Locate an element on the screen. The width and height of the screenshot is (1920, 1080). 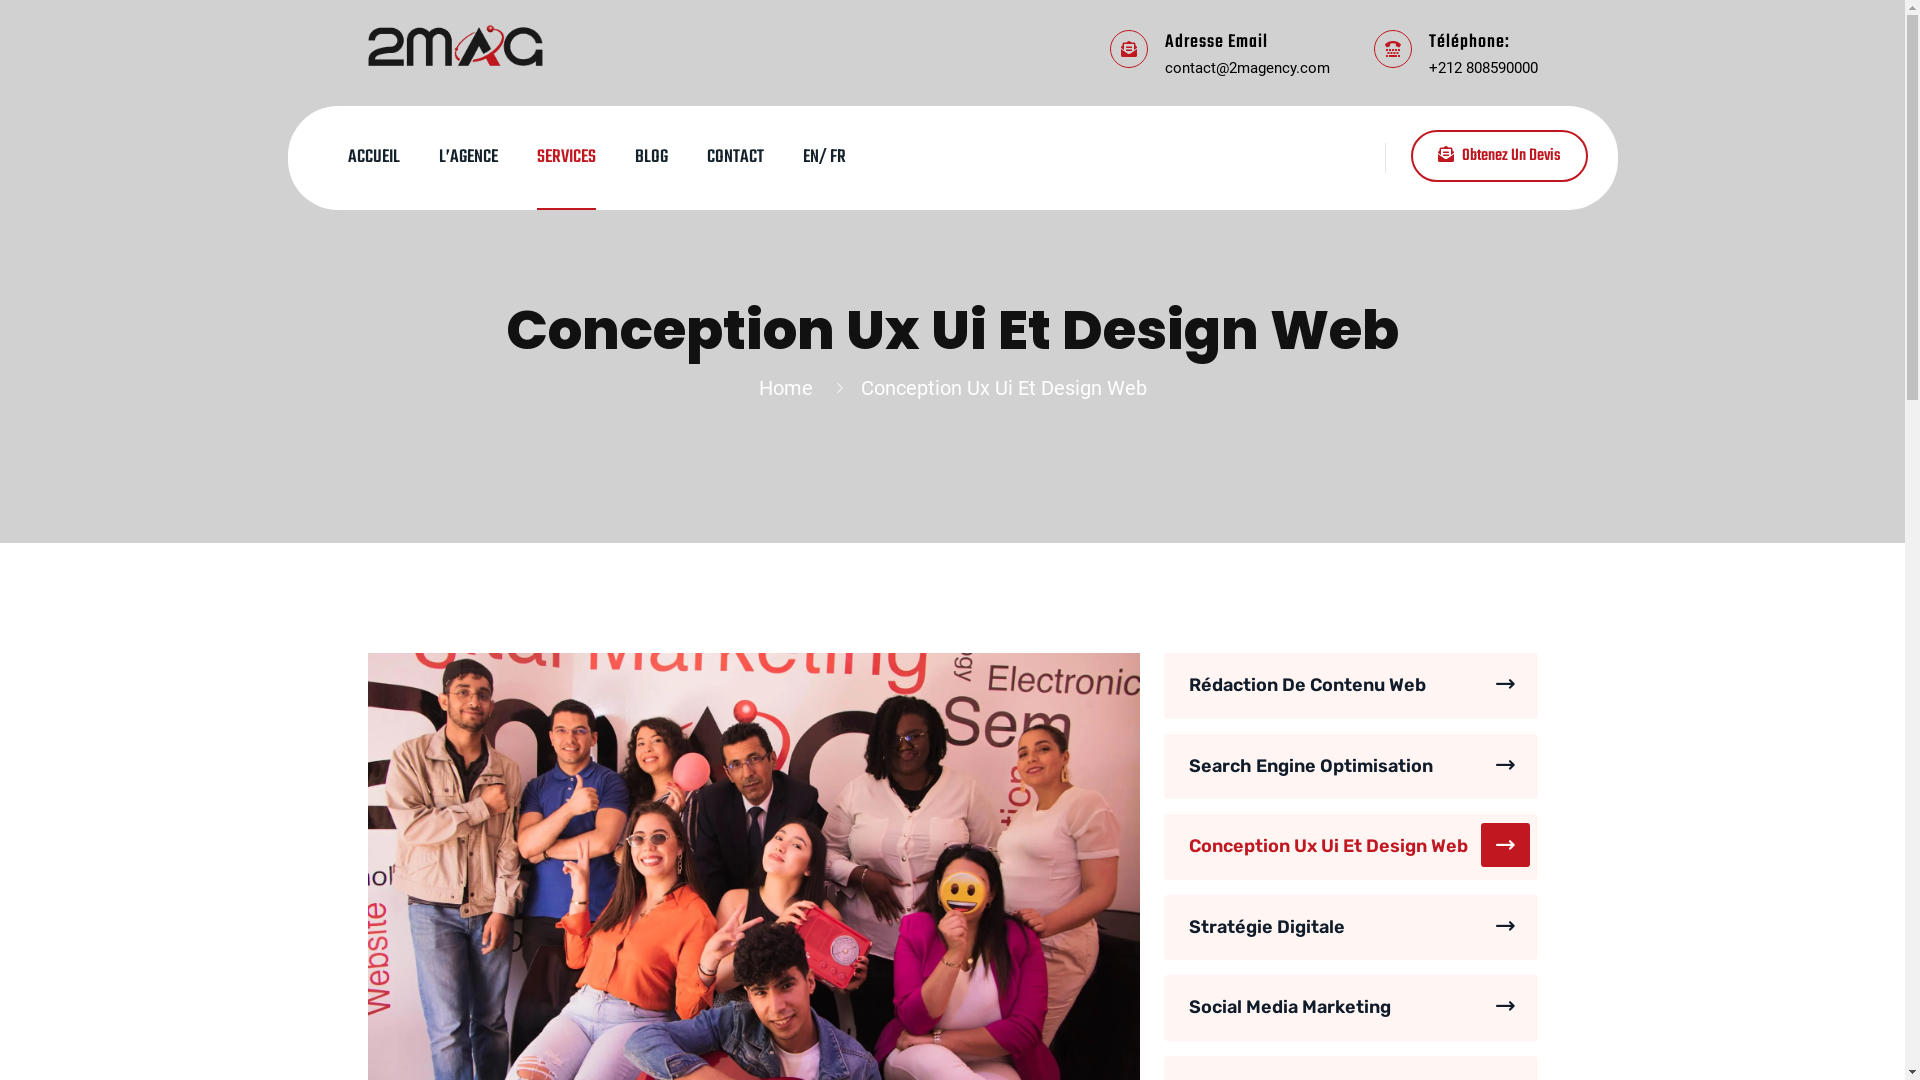
'Home  ' is located at coordinates (757, 388).